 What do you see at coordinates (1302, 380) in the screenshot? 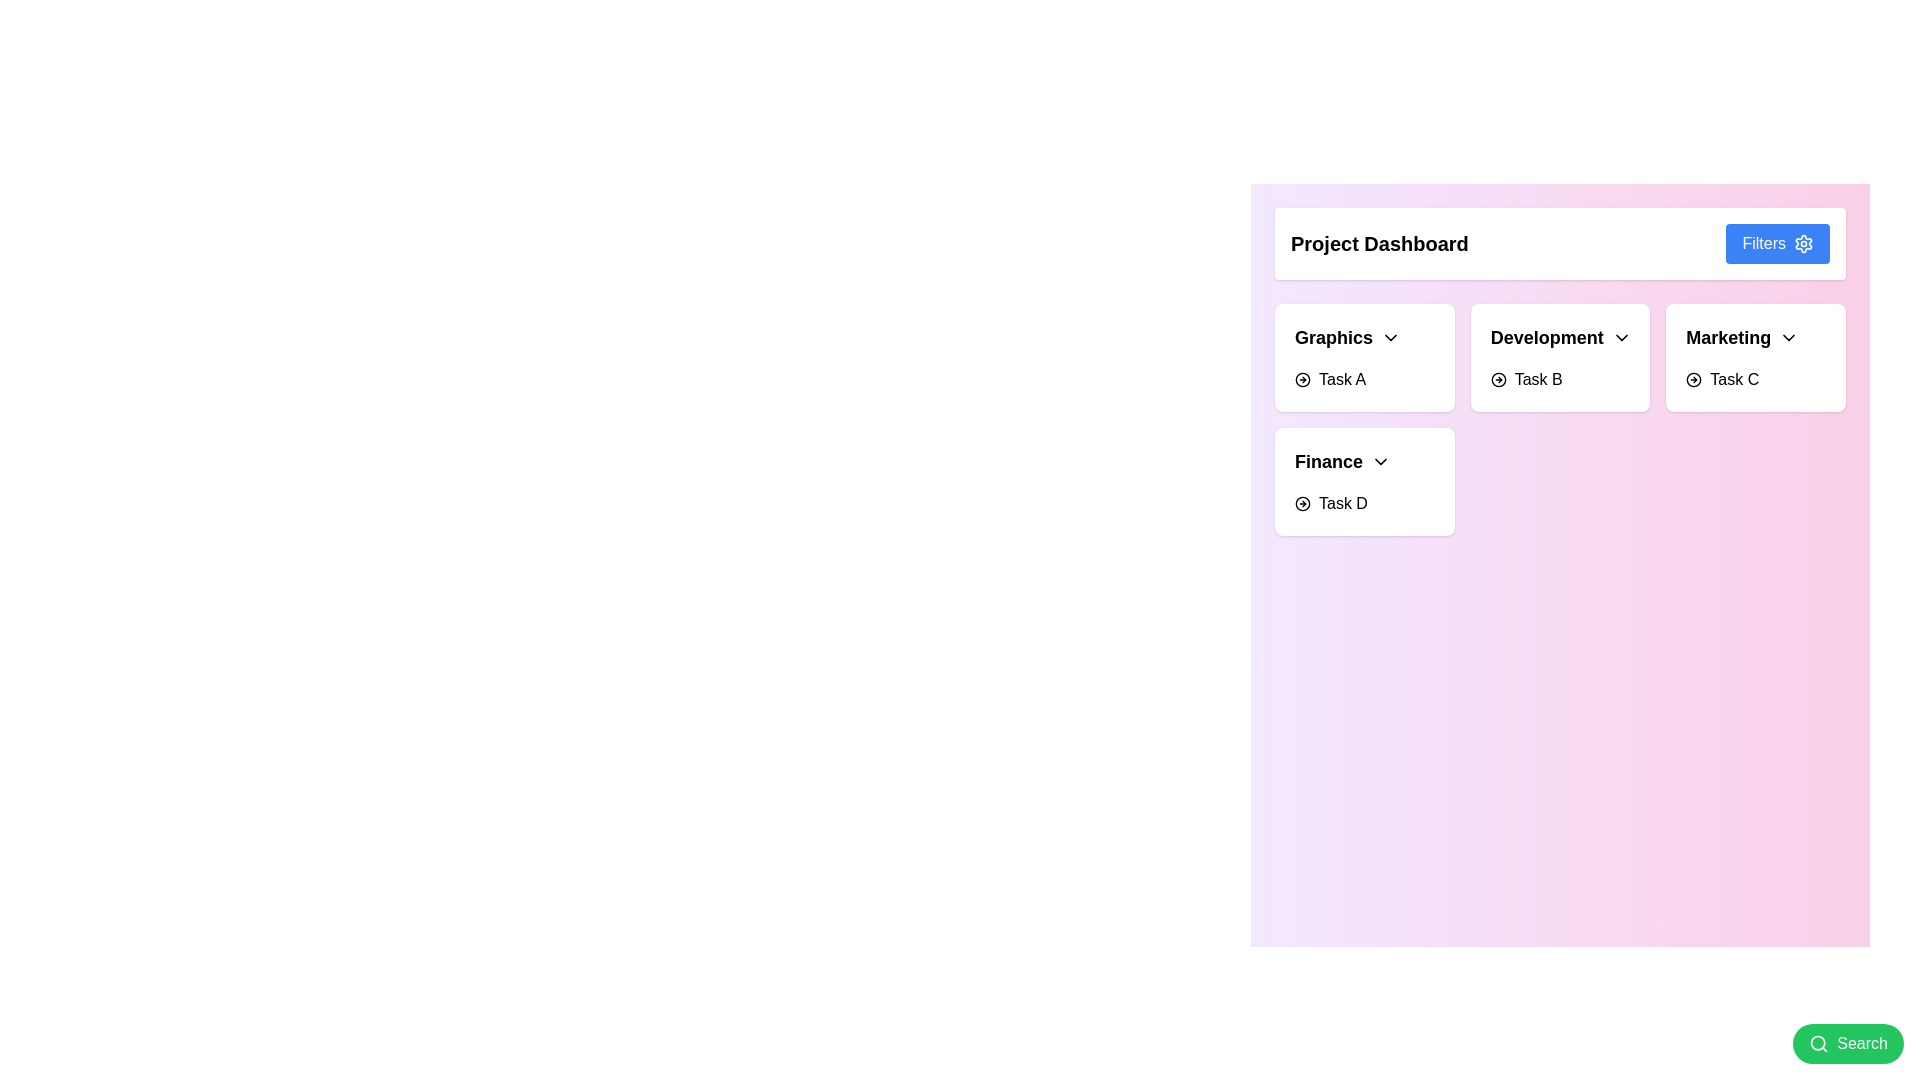
I see `the circular icon with a right-pointing arrow inside, located in the 'Task A' row of the 'Graphics' section on the left side of the text 'Task A'` at bounding box center [1302, 380].